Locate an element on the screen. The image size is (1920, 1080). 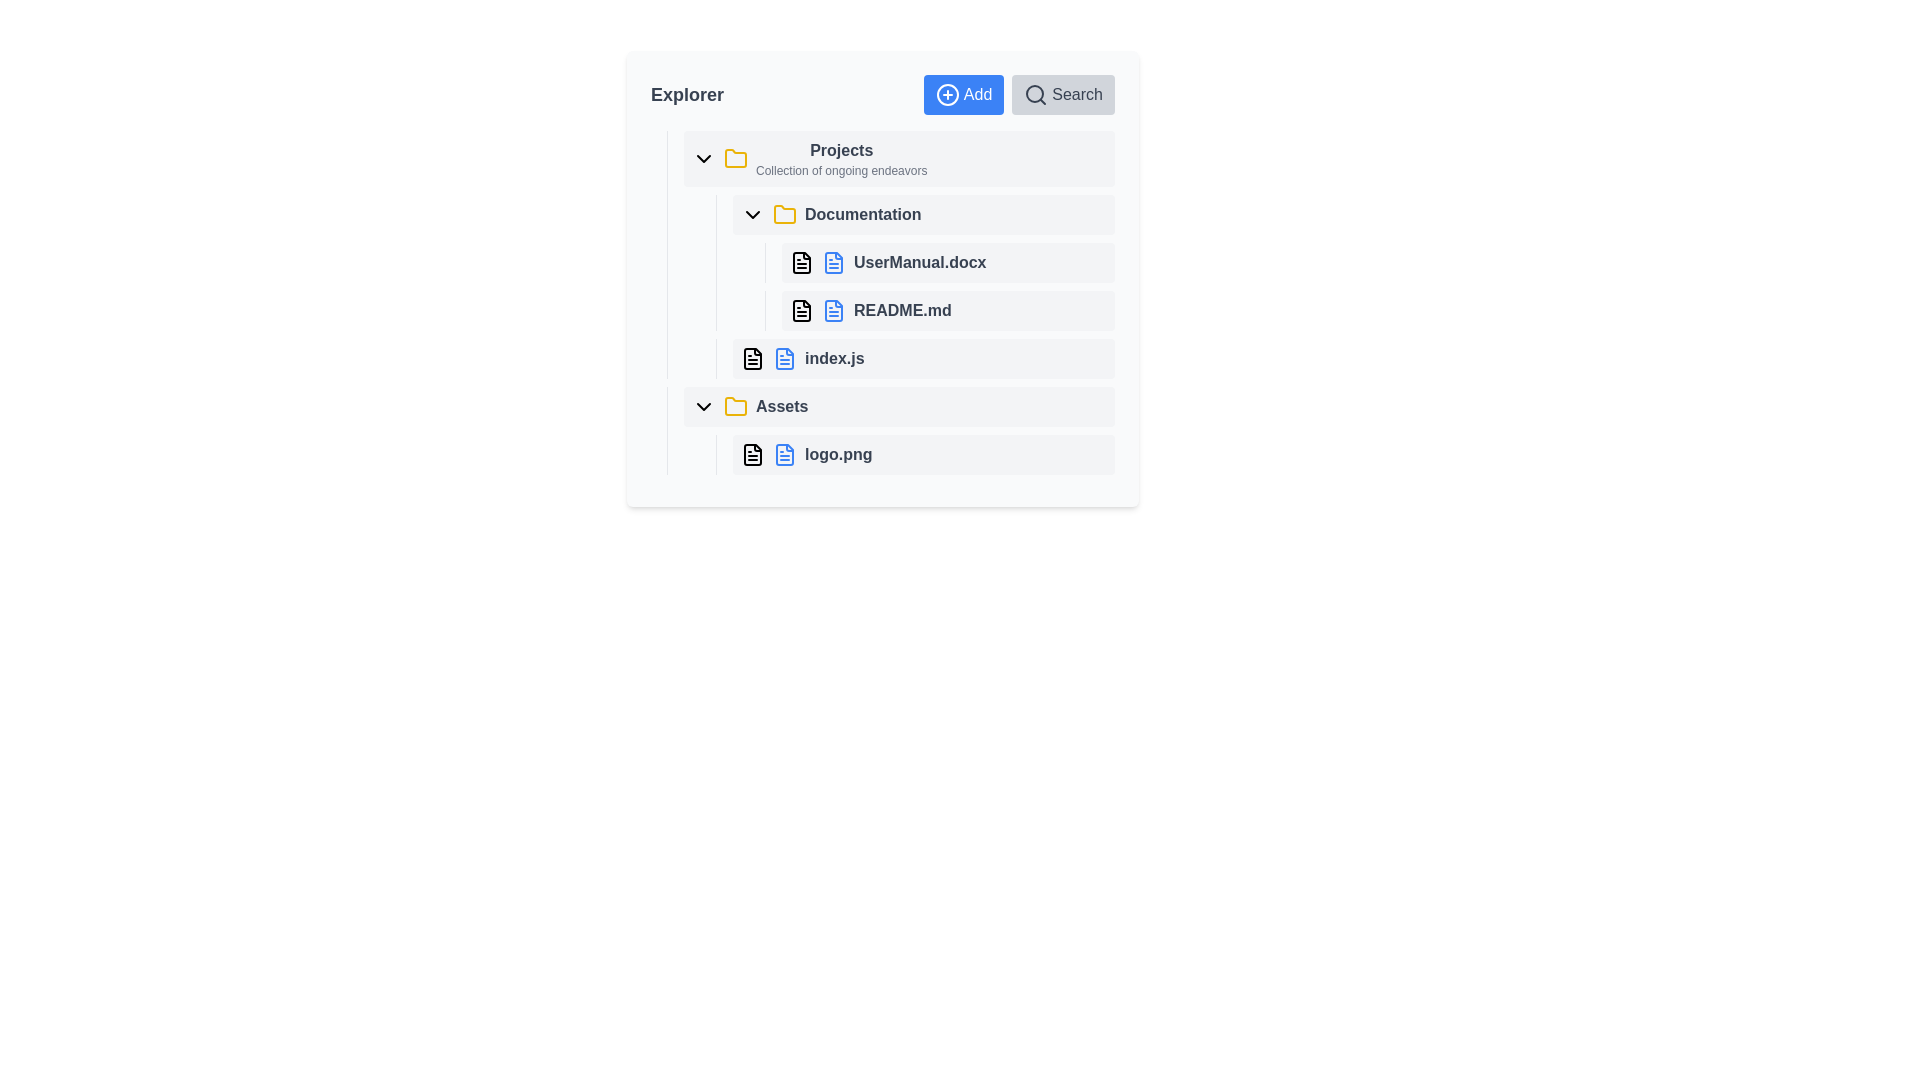
on the second item in the list within the 'Documentation' folder that represents a navigational link for accessing or managing the 'README.md' file is located at coordinates (939, 311).